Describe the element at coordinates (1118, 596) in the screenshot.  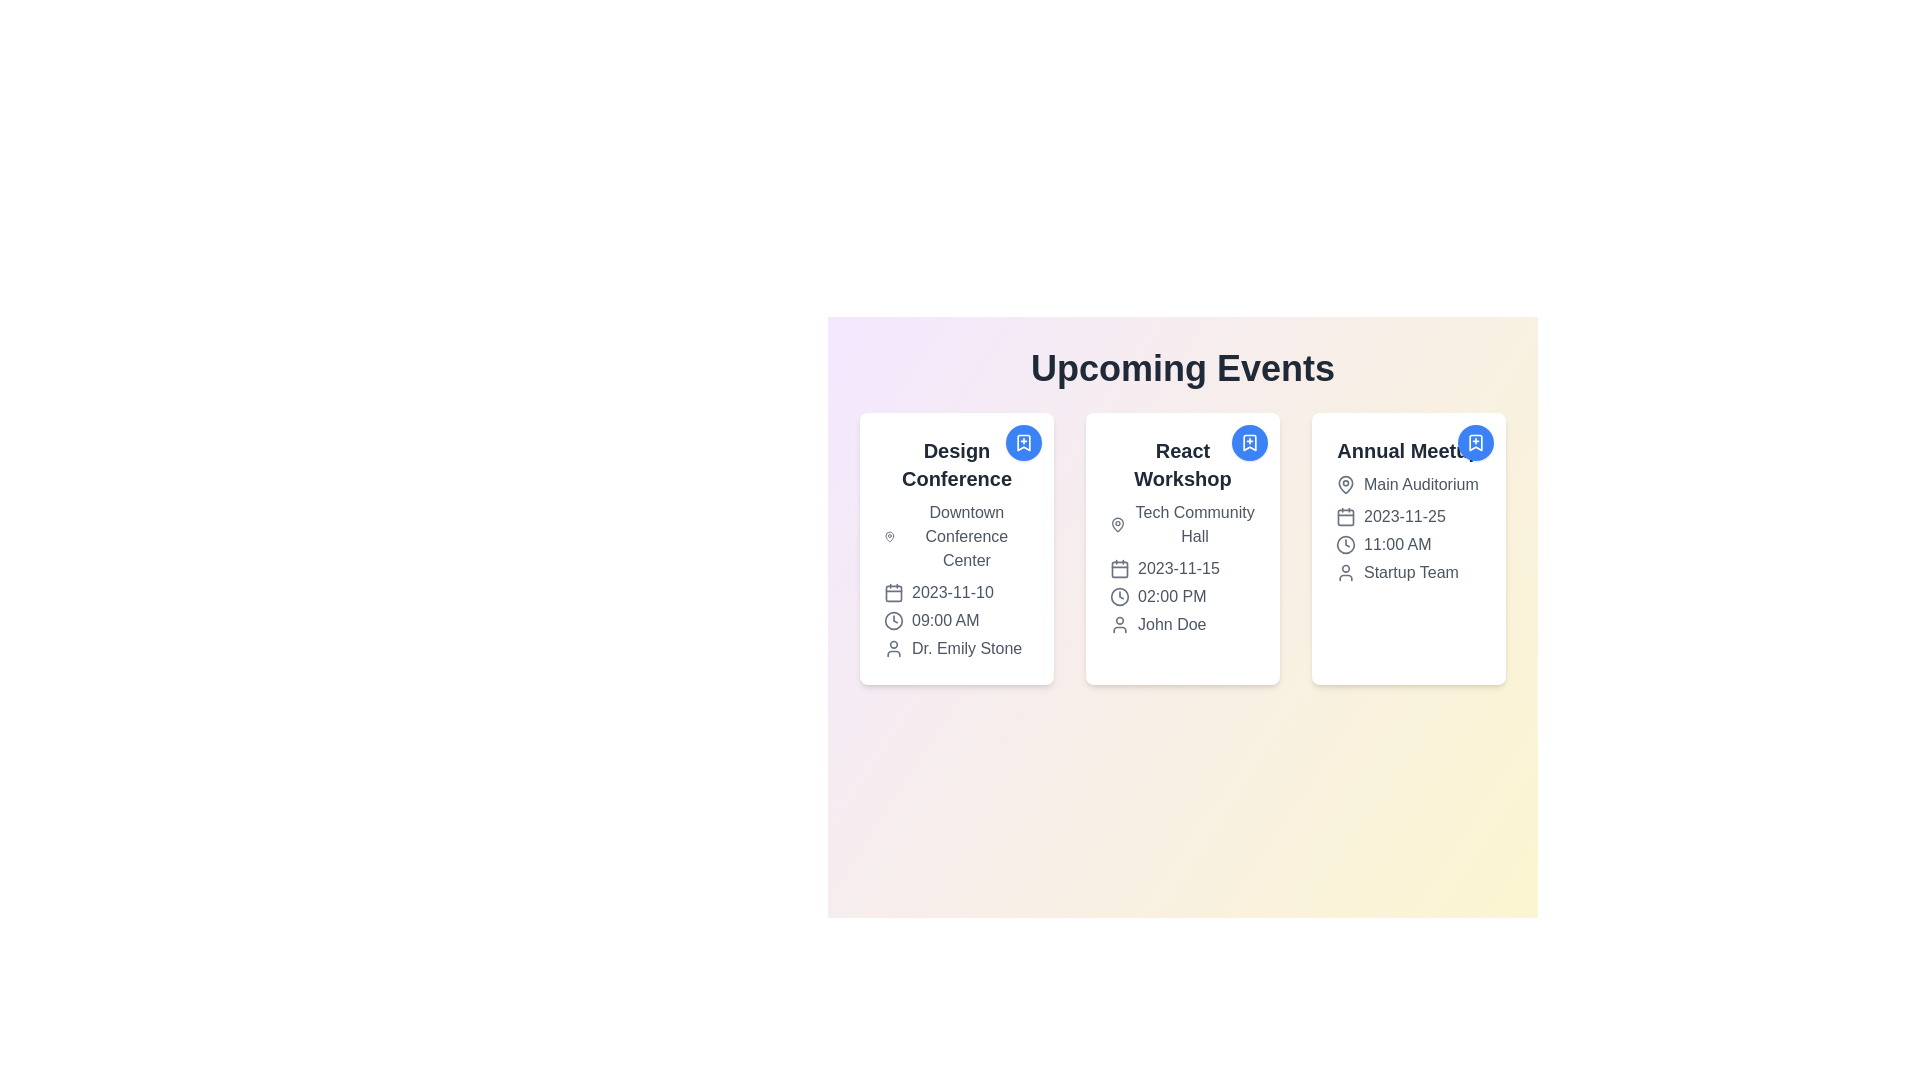
I see `the outer circular outline of the clock icon in the 'React Workshop' card, which is positioned near the scheduled time '02:00 PM' within the second card from the left` at that location.